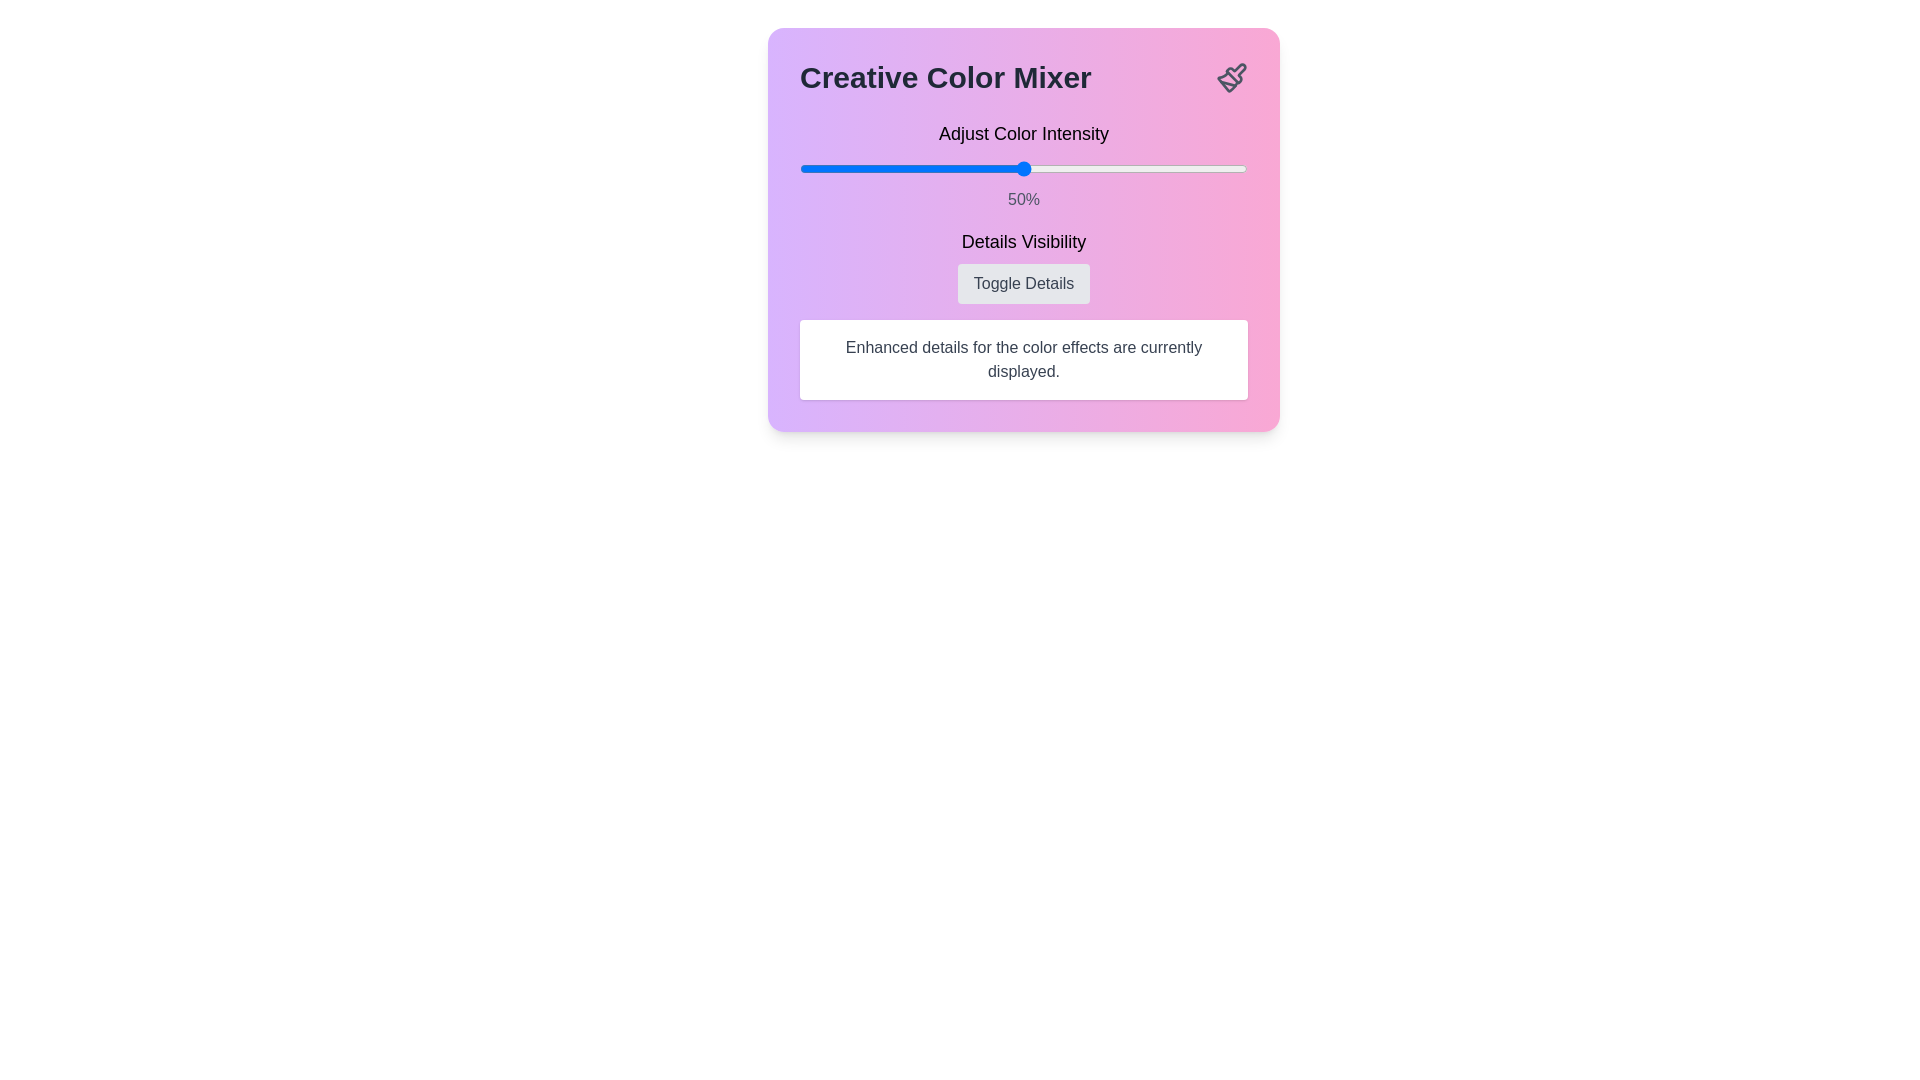 The width and height of the screenshot is (1920, 1080). Describe the element at coordinates (1023, 284) in the screenshot. I see `the toggle button that controls the visibility of additional color effect details, located below 'Details Visibility' and above the description block` at that location.